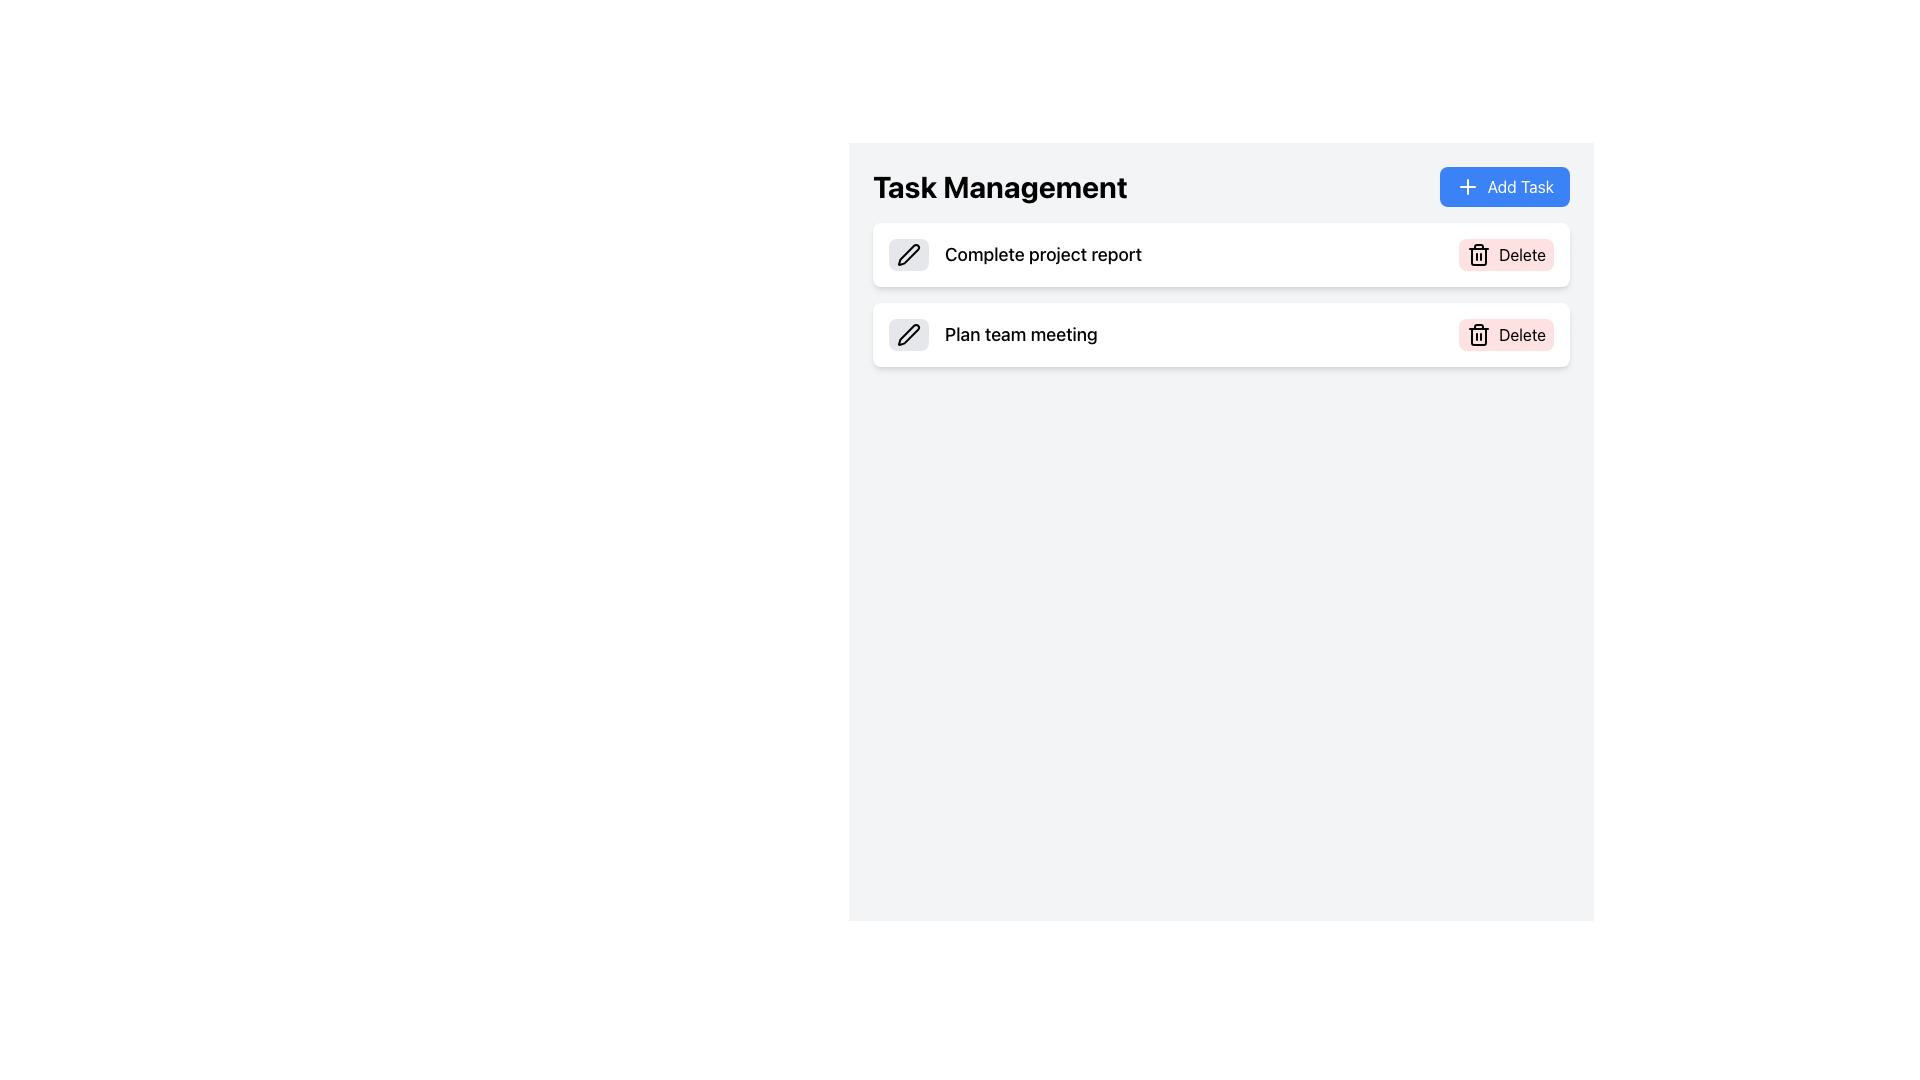 This screenshot has width=1920, height=1080. Describe the element at coordinates (906, 333) in the screenshot. I see `the pen icon located in the top-left side of the second task item for editing the 'Plan team meeting' task` at that location.